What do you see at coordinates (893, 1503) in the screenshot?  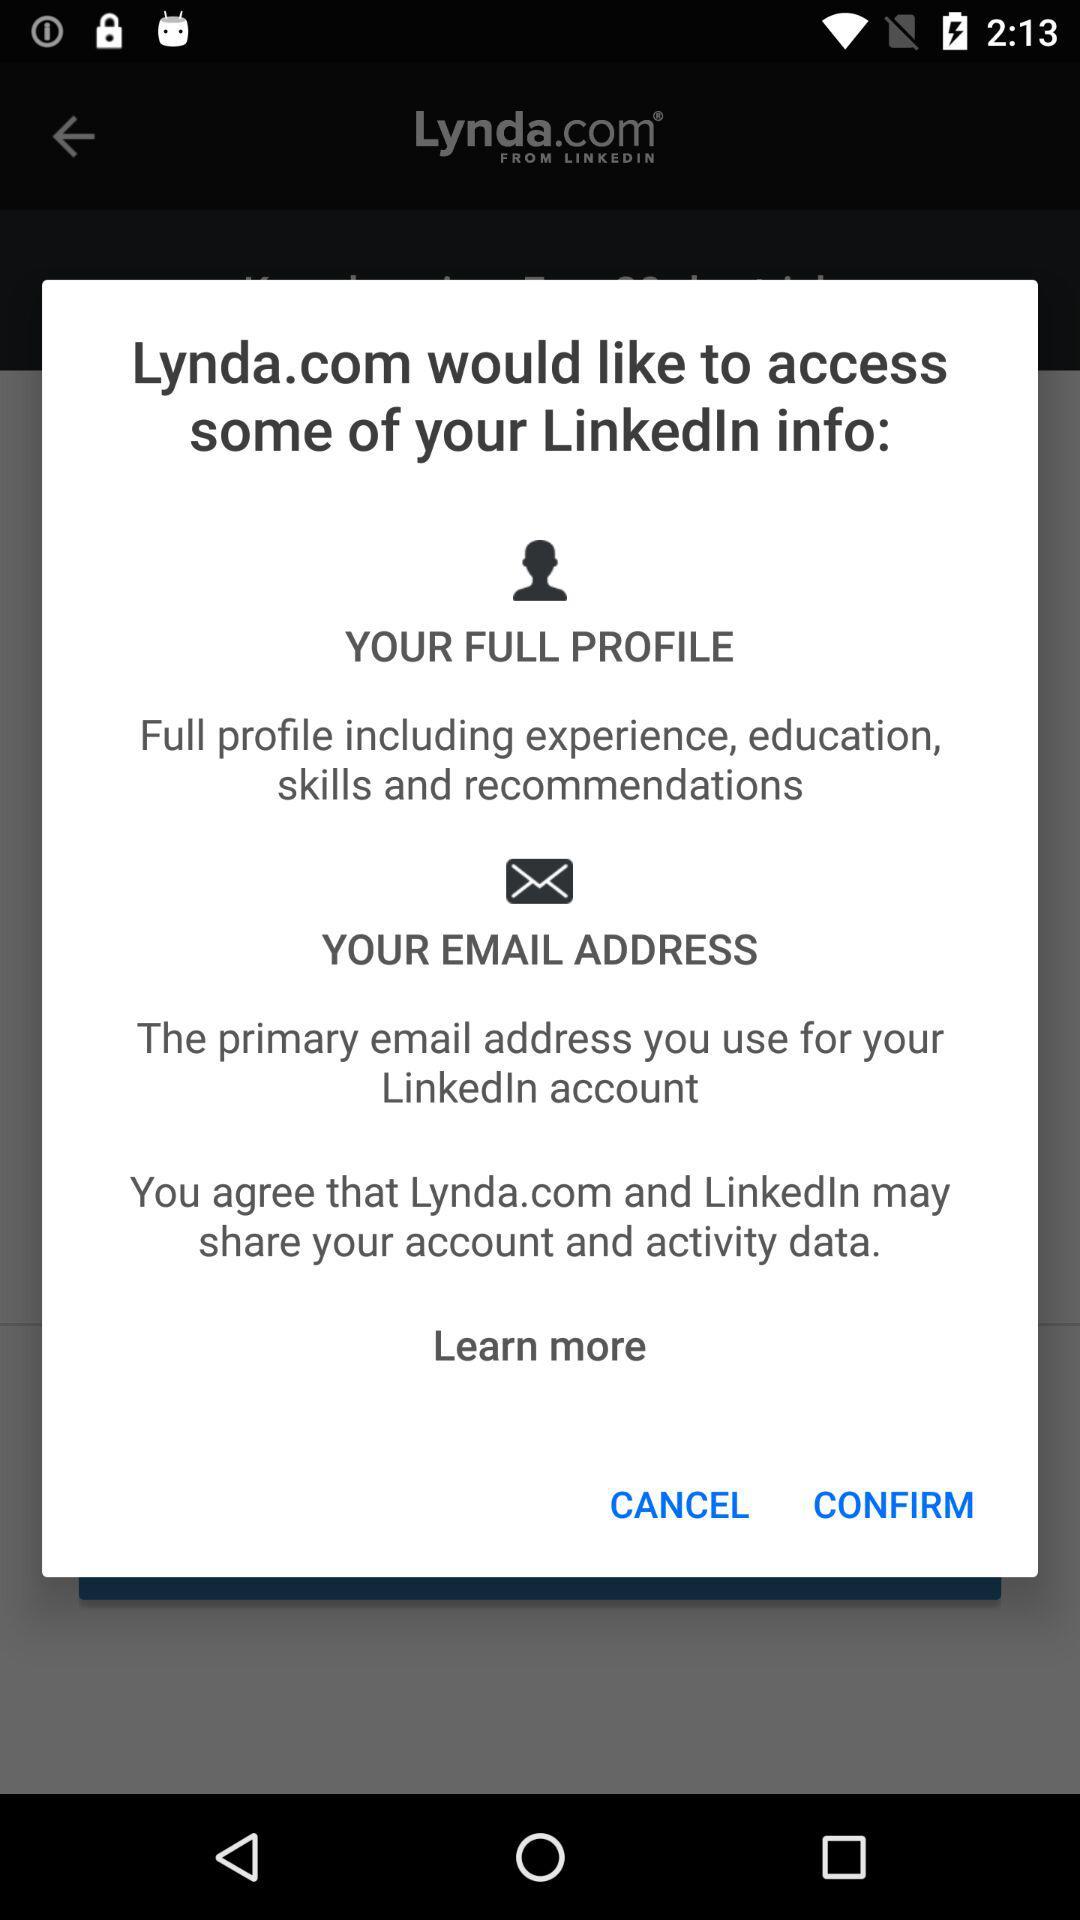 I see `item at the bottom right corner` at bounding box center [893, 1503].